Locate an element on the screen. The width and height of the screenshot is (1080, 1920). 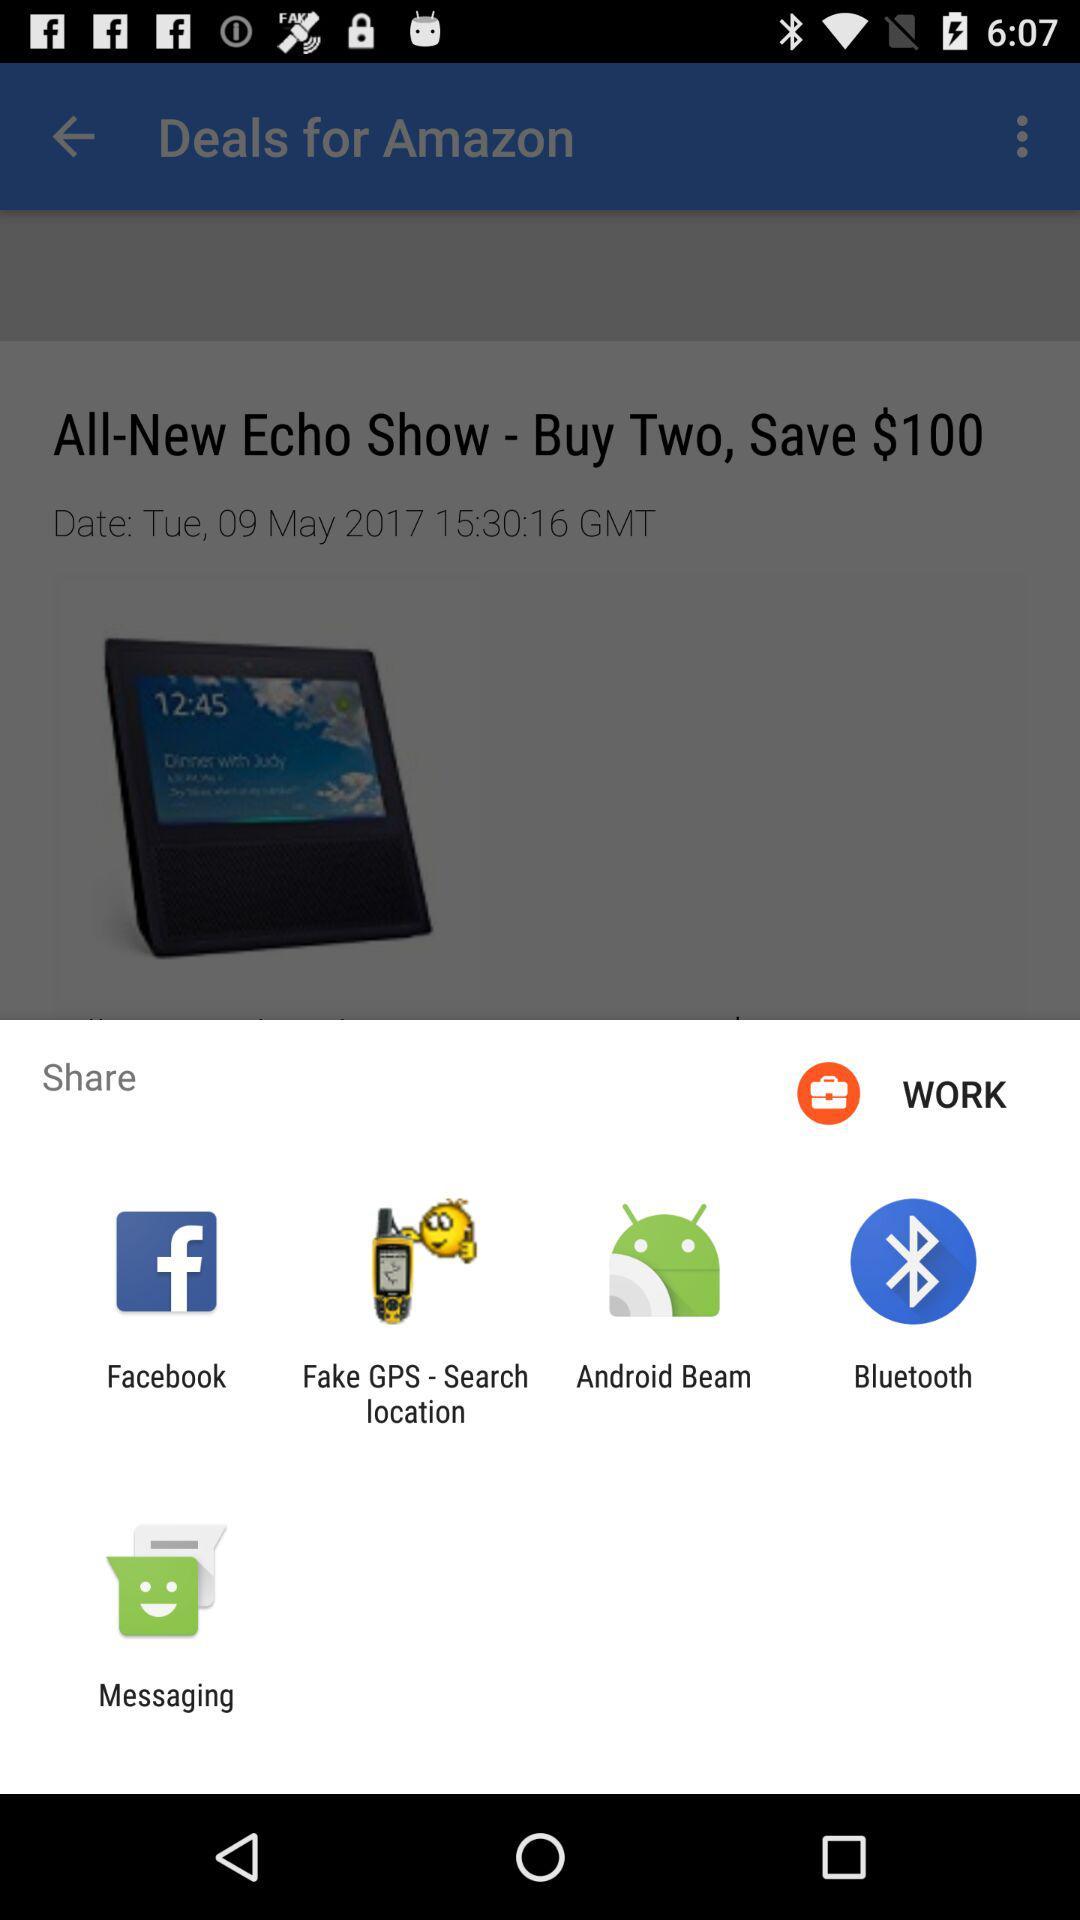
the app next to fake gps search item is located at coordinates (664, 1392).